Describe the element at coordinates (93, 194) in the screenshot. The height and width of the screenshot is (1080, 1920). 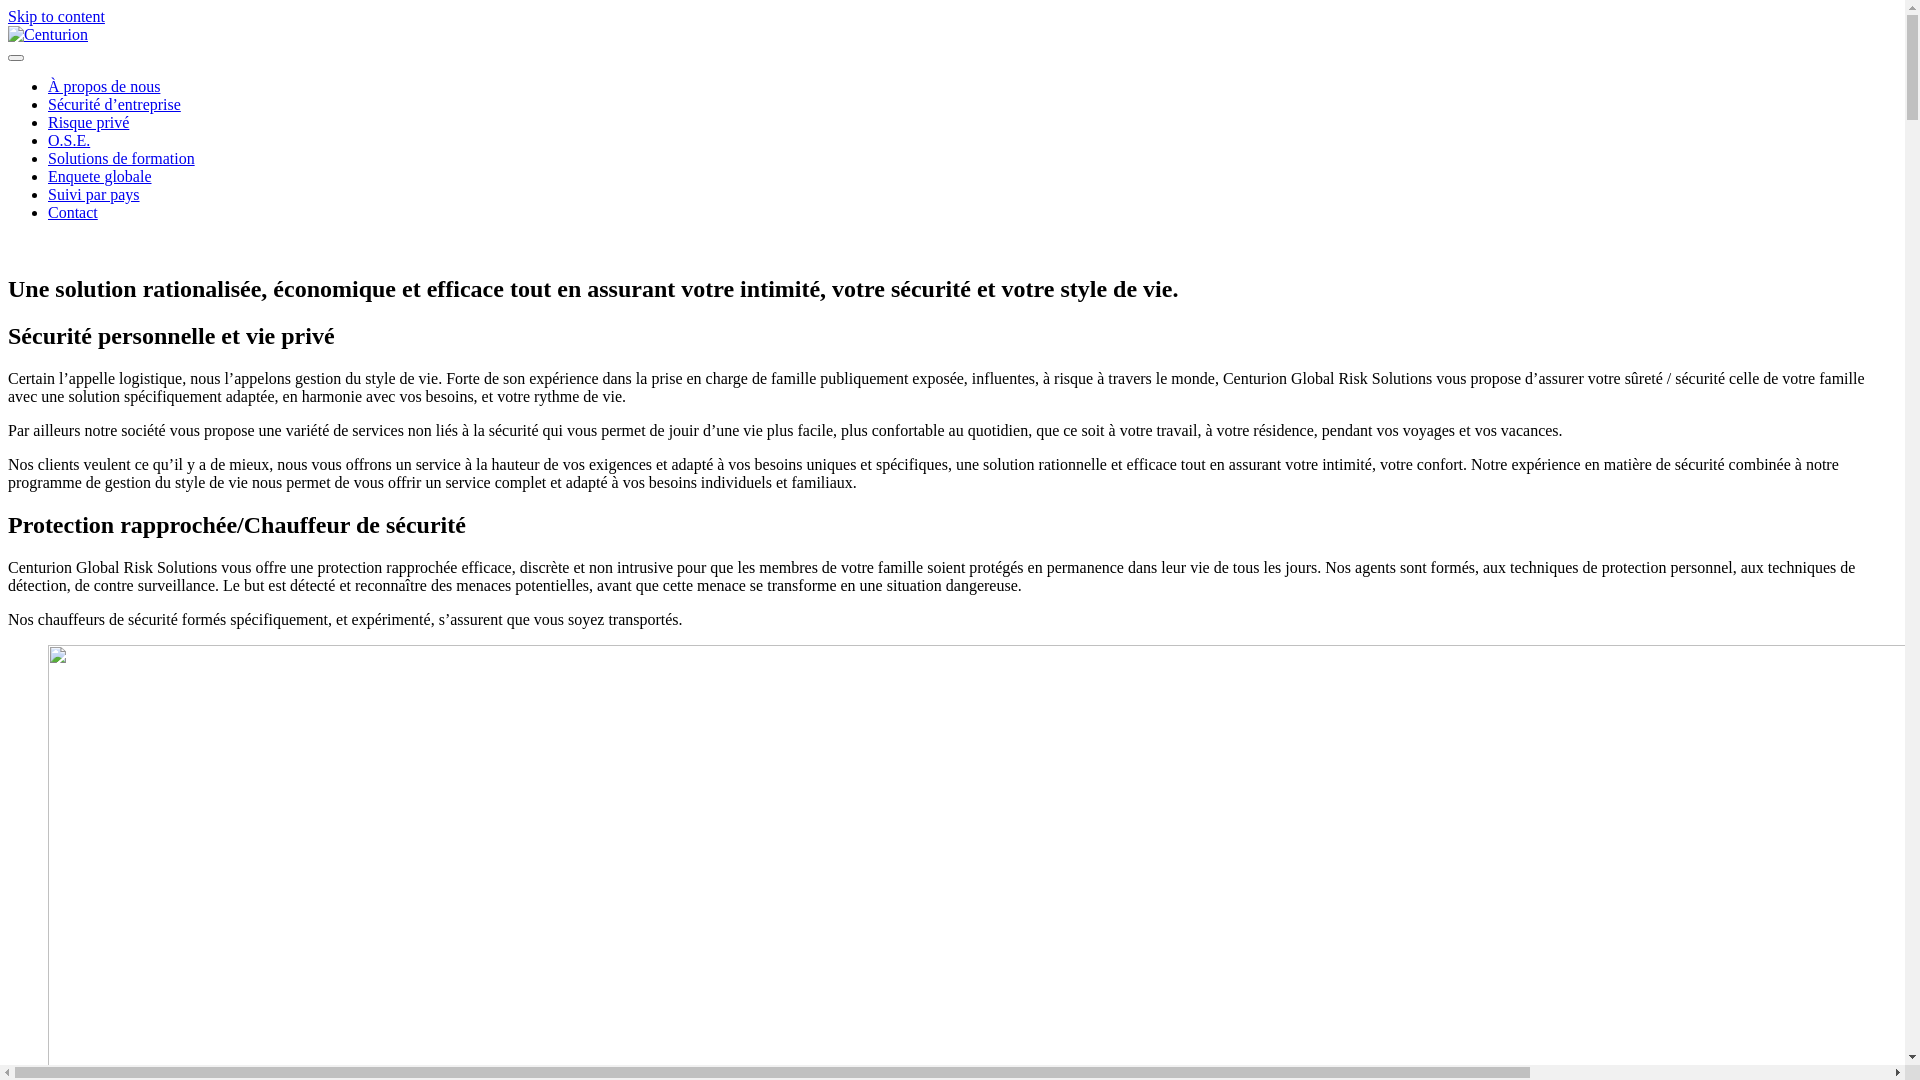
I see `'Suivi par pays'` at that location.